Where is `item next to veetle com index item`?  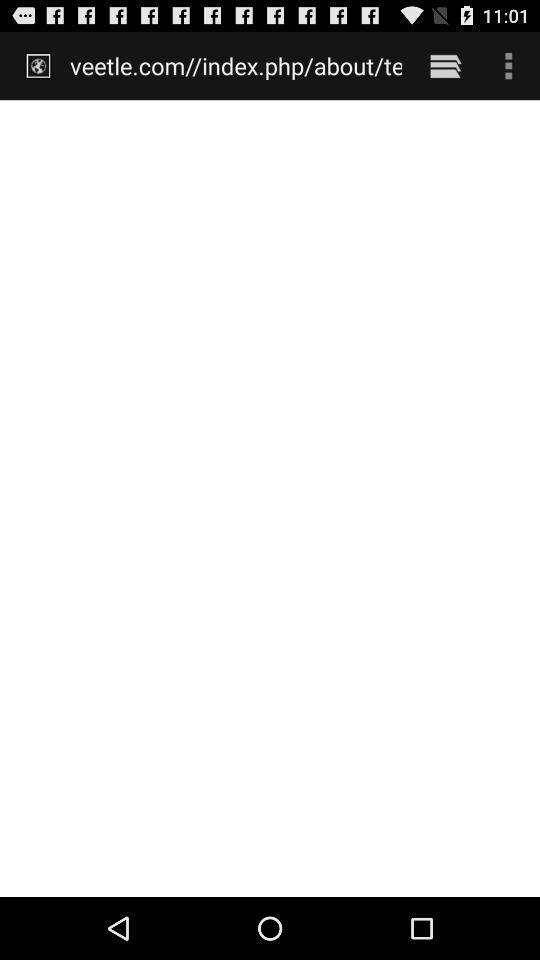
item next to veetle com index item is located at coordinates (445, 65).